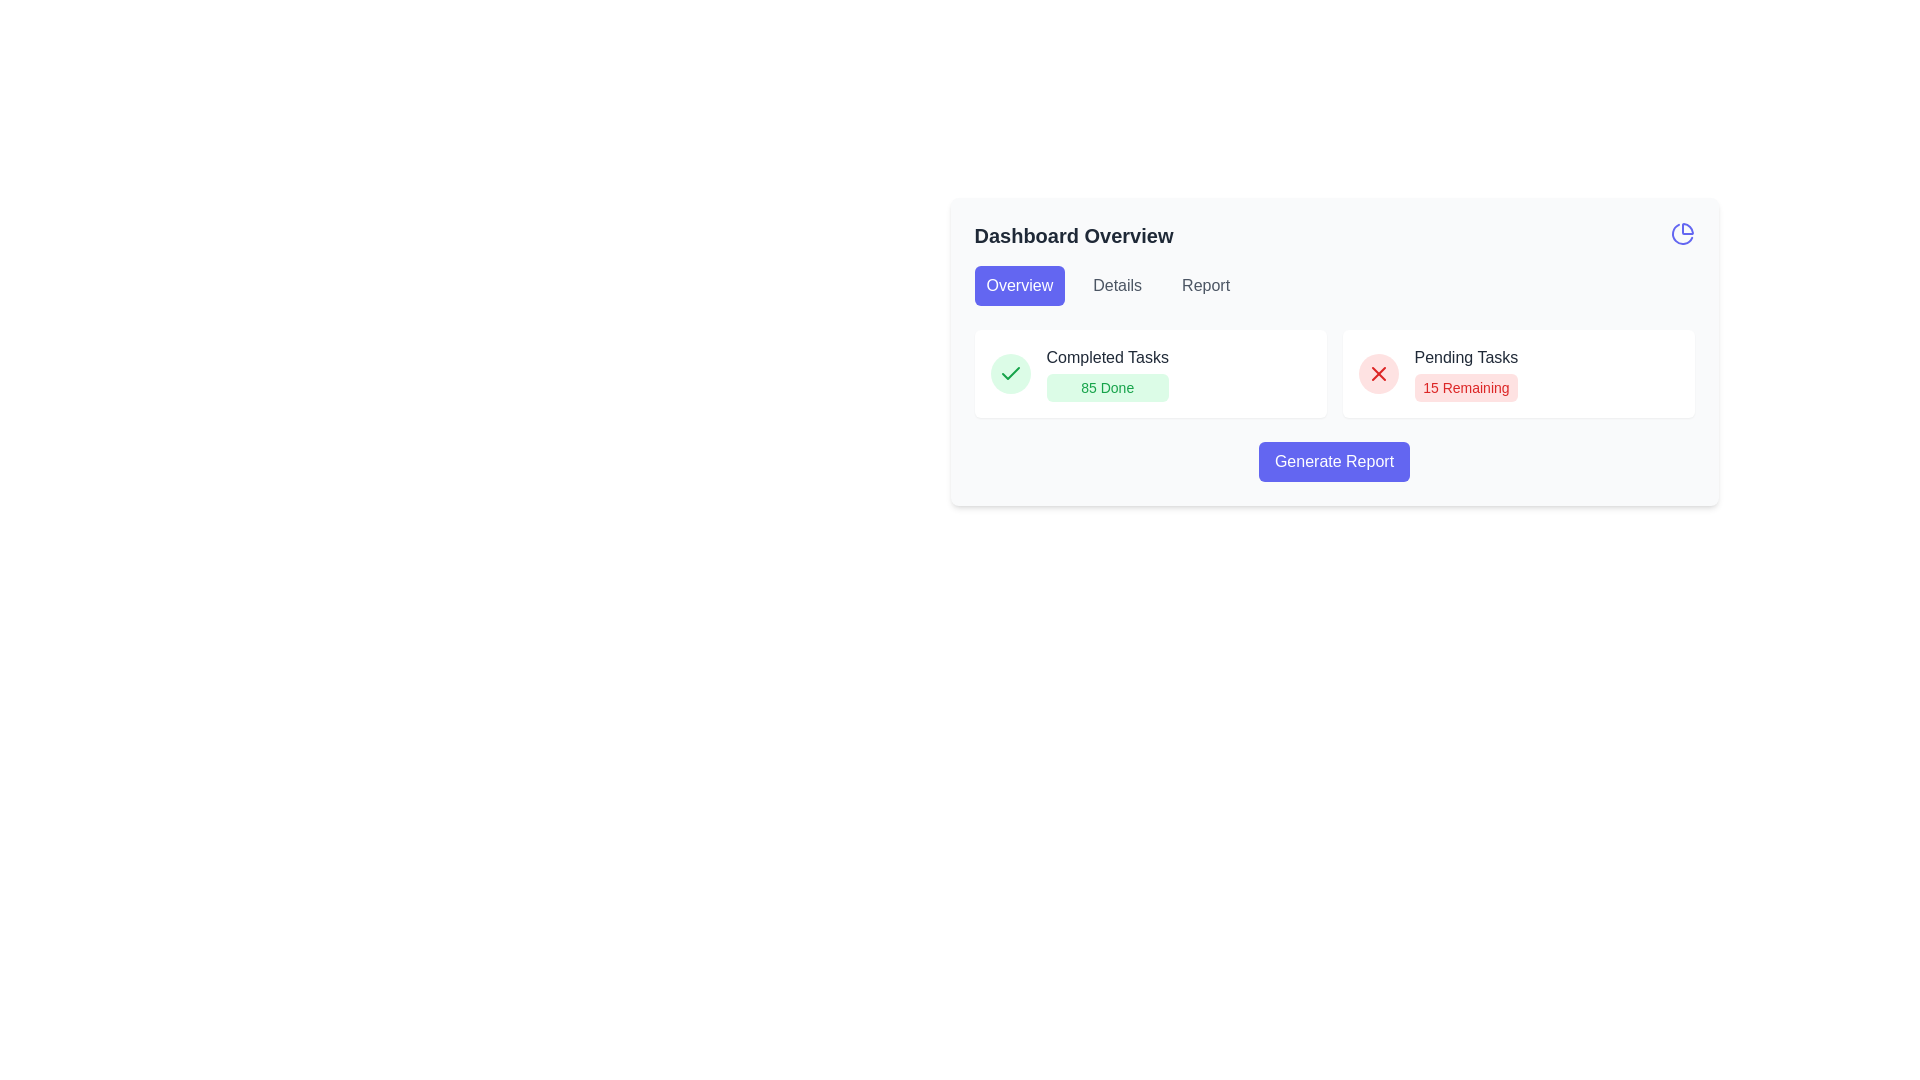  Describe the element at coordinates (1106, 388) in the screenshot. I see `the Label with a light green background that contains the text '85 Done', located below 'Completed Tasks' in the UI card` at that location.